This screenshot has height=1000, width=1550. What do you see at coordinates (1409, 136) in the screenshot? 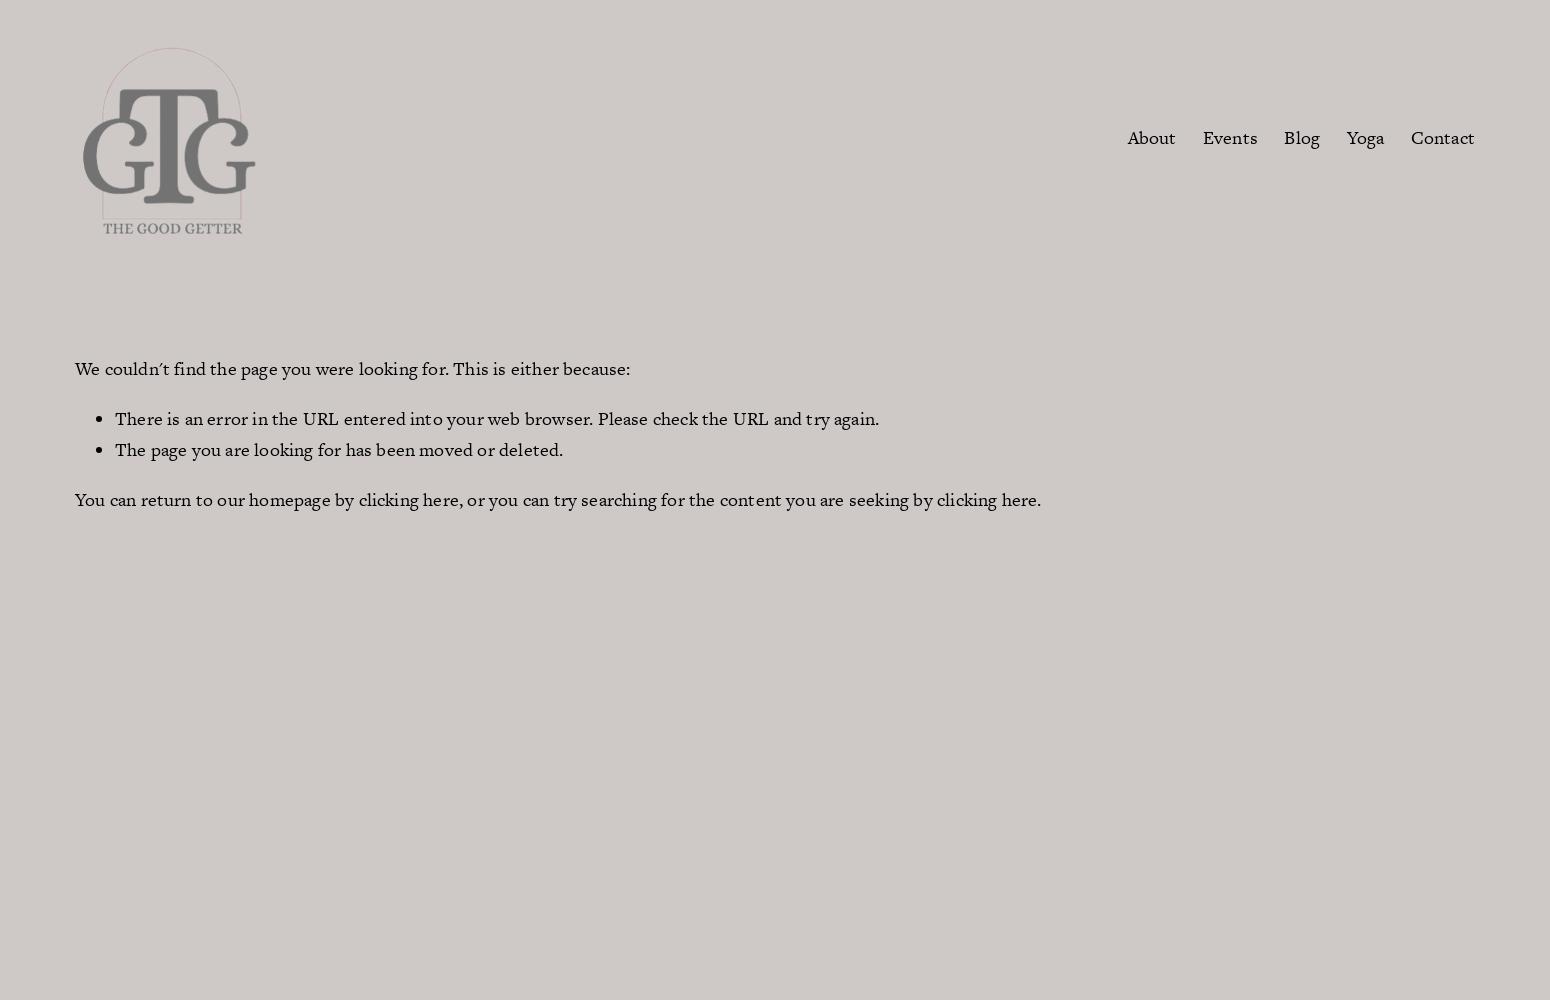
I see `'Contact'` at bounding box center [1409, 136].